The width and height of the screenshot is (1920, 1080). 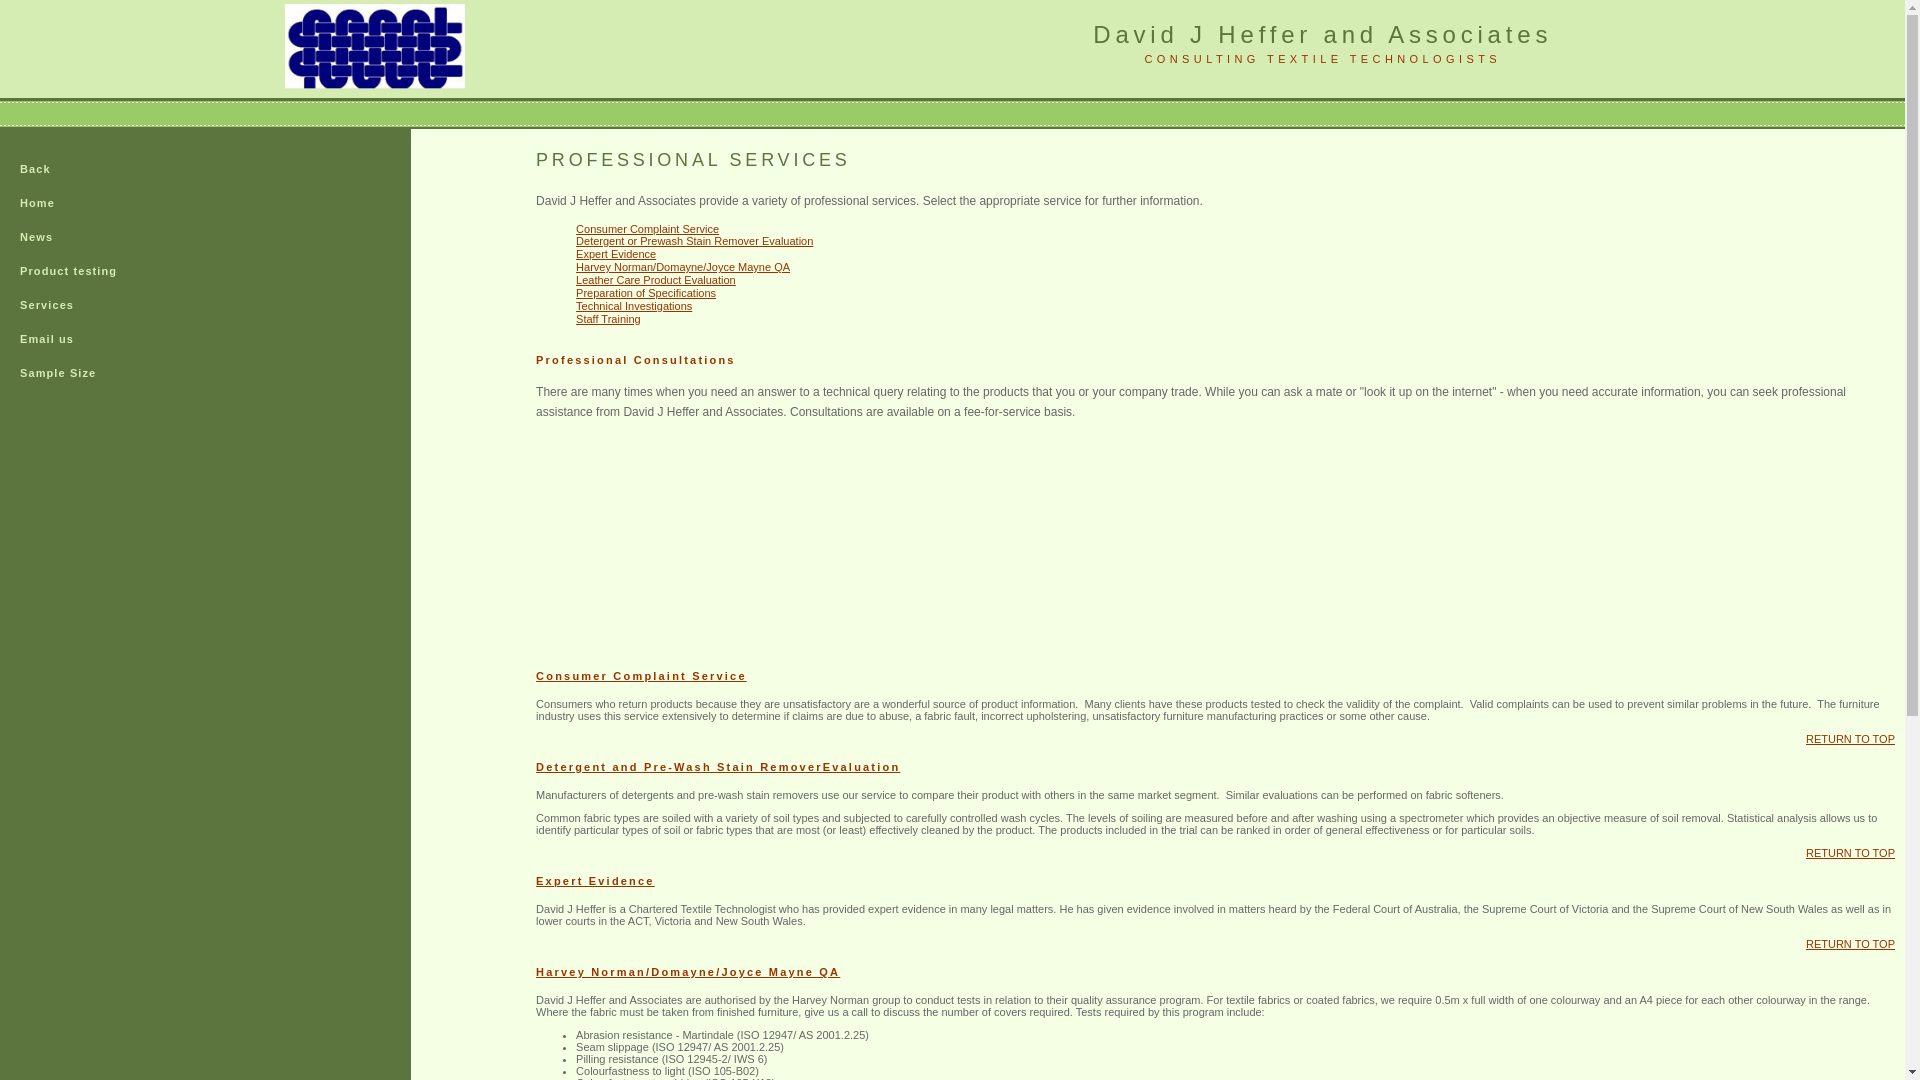 What do you see at coordinates (0, 237) in the screenshot?
I see `'News'` at bounding box center [0, 237].